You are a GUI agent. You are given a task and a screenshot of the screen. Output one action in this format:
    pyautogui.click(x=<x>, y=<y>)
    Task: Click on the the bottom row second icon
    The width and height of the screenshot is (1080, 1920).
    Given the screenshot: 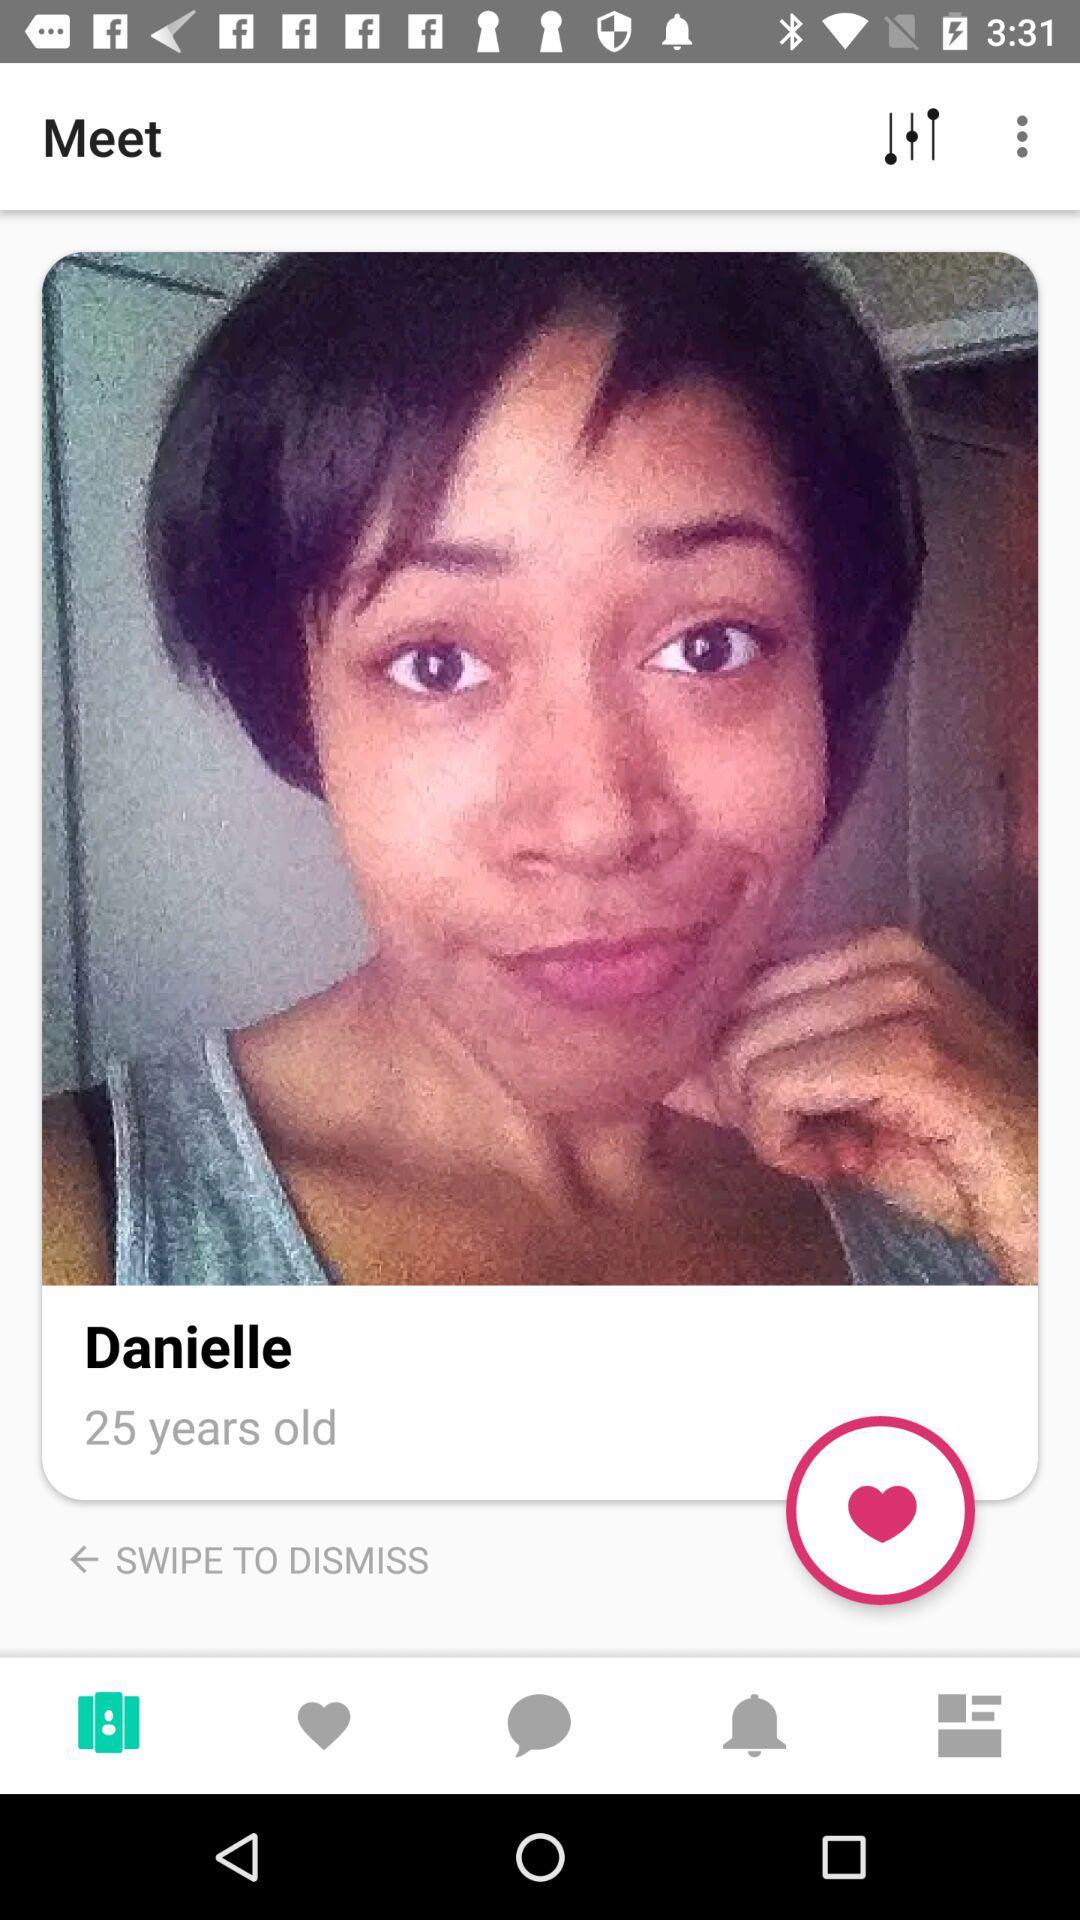 What is the action you would take?
    pyautogui.click(x=323, y=1713)
    